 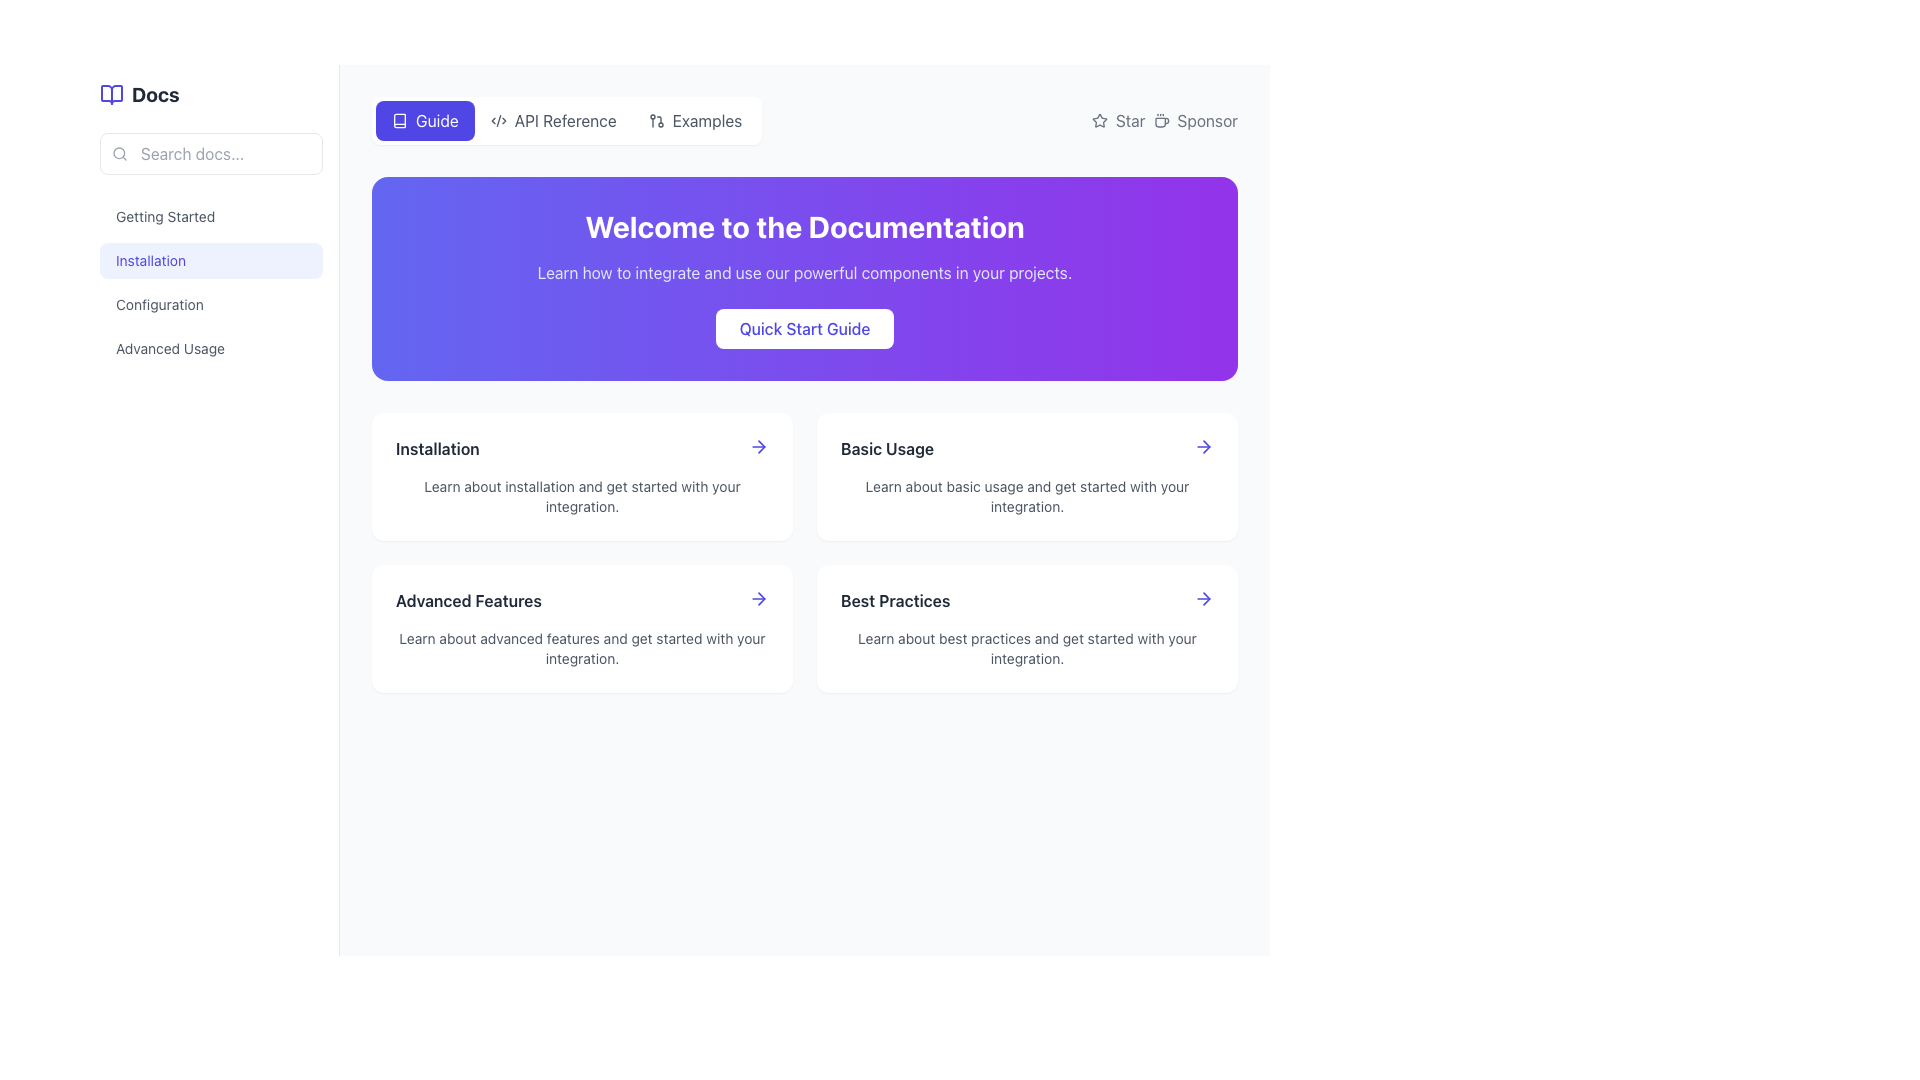 What do you see at coordinates (1027, 477) in the screenshot?
I see `the second card` at bounding box center [1027, 477].